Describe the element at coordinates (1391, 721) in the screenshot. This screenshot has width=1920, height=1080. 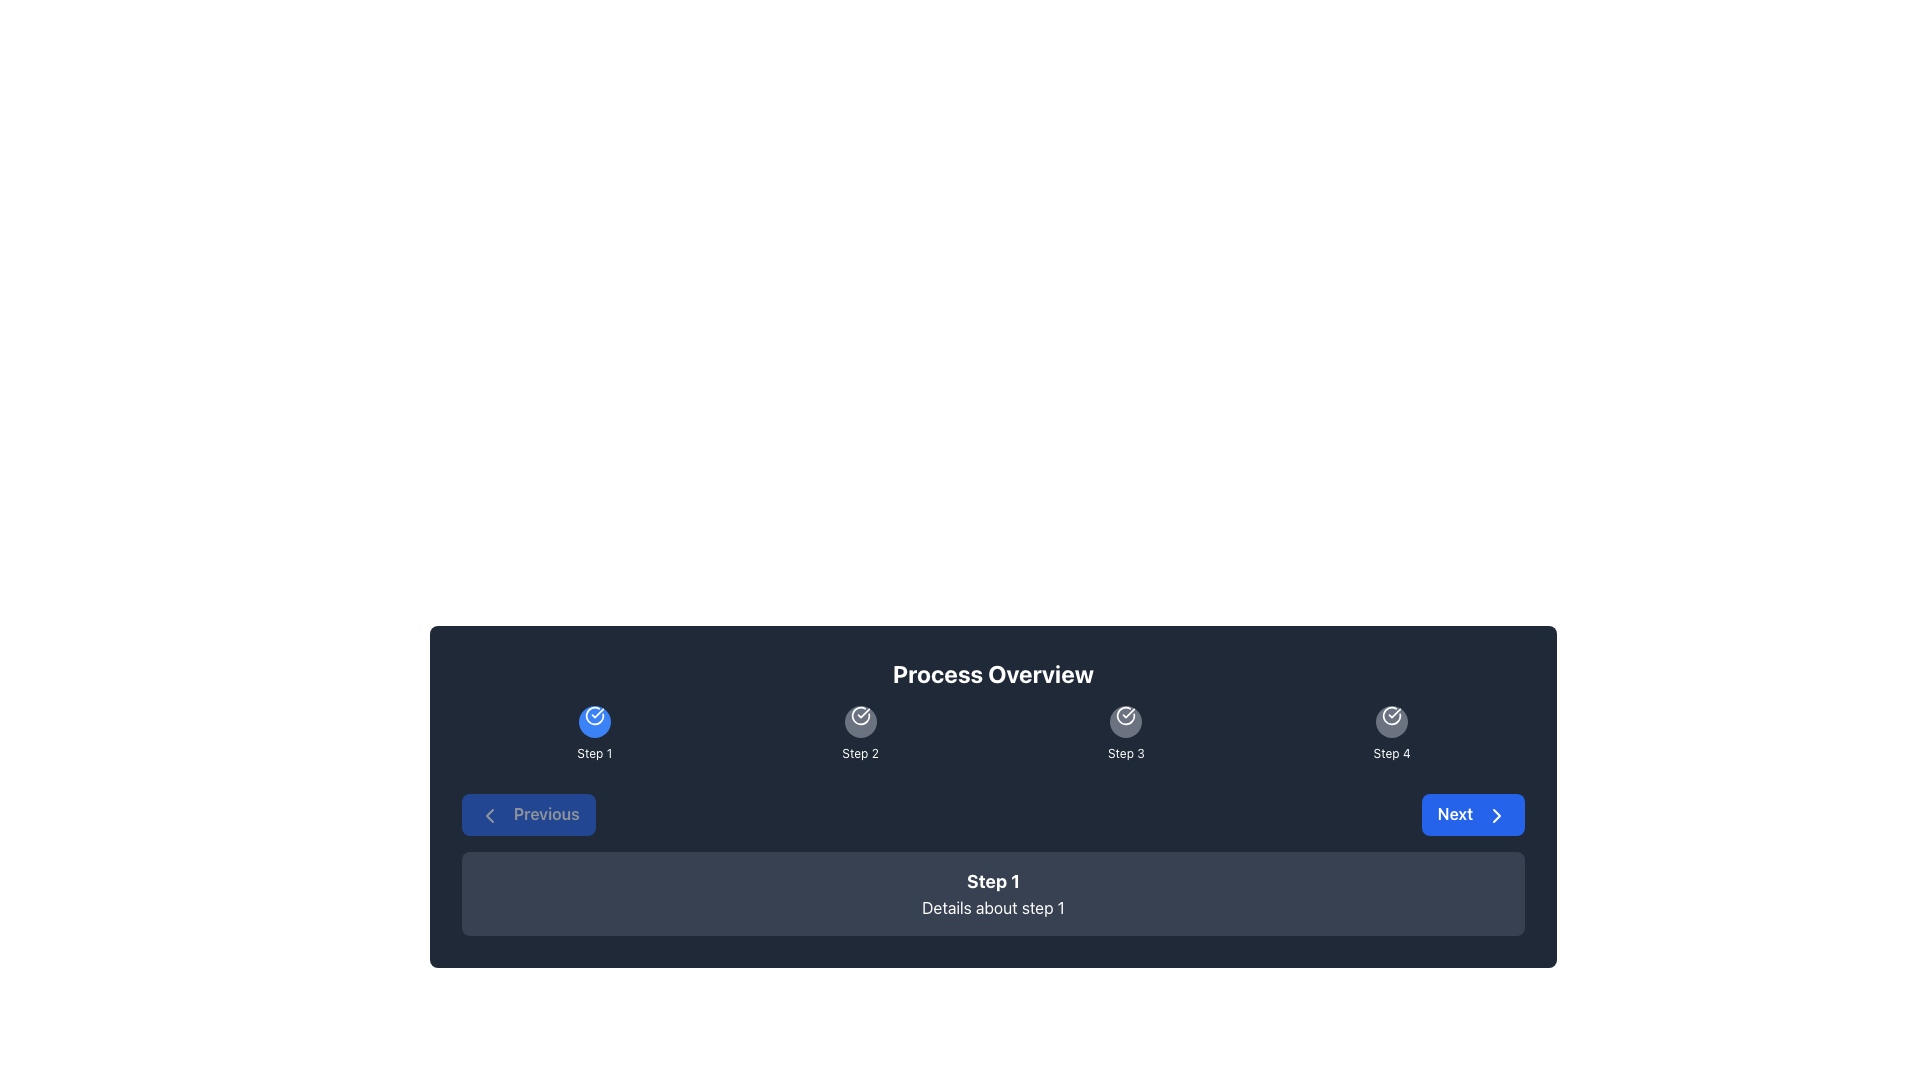
I see `the circular gray button with a white checkmark icon, labeled 'Step 4', which is the fourth step indicator in a horizontal layout` at that location.